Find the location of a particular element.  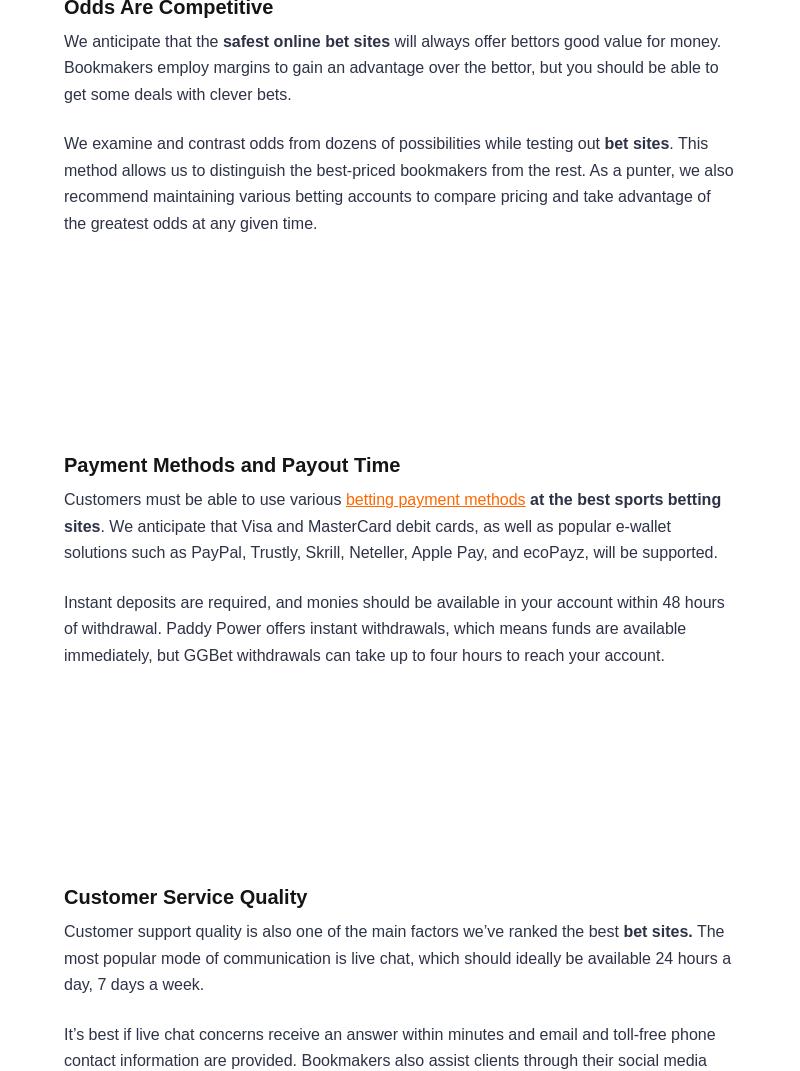

'. This method allows us to distinguish the best-priced bookmakers from the rest. As a punter, we also recommend maintaining various betting accounts to compare pricing and take advantage of the greatest odds at any given time.' is located at coordinates (397, 182).